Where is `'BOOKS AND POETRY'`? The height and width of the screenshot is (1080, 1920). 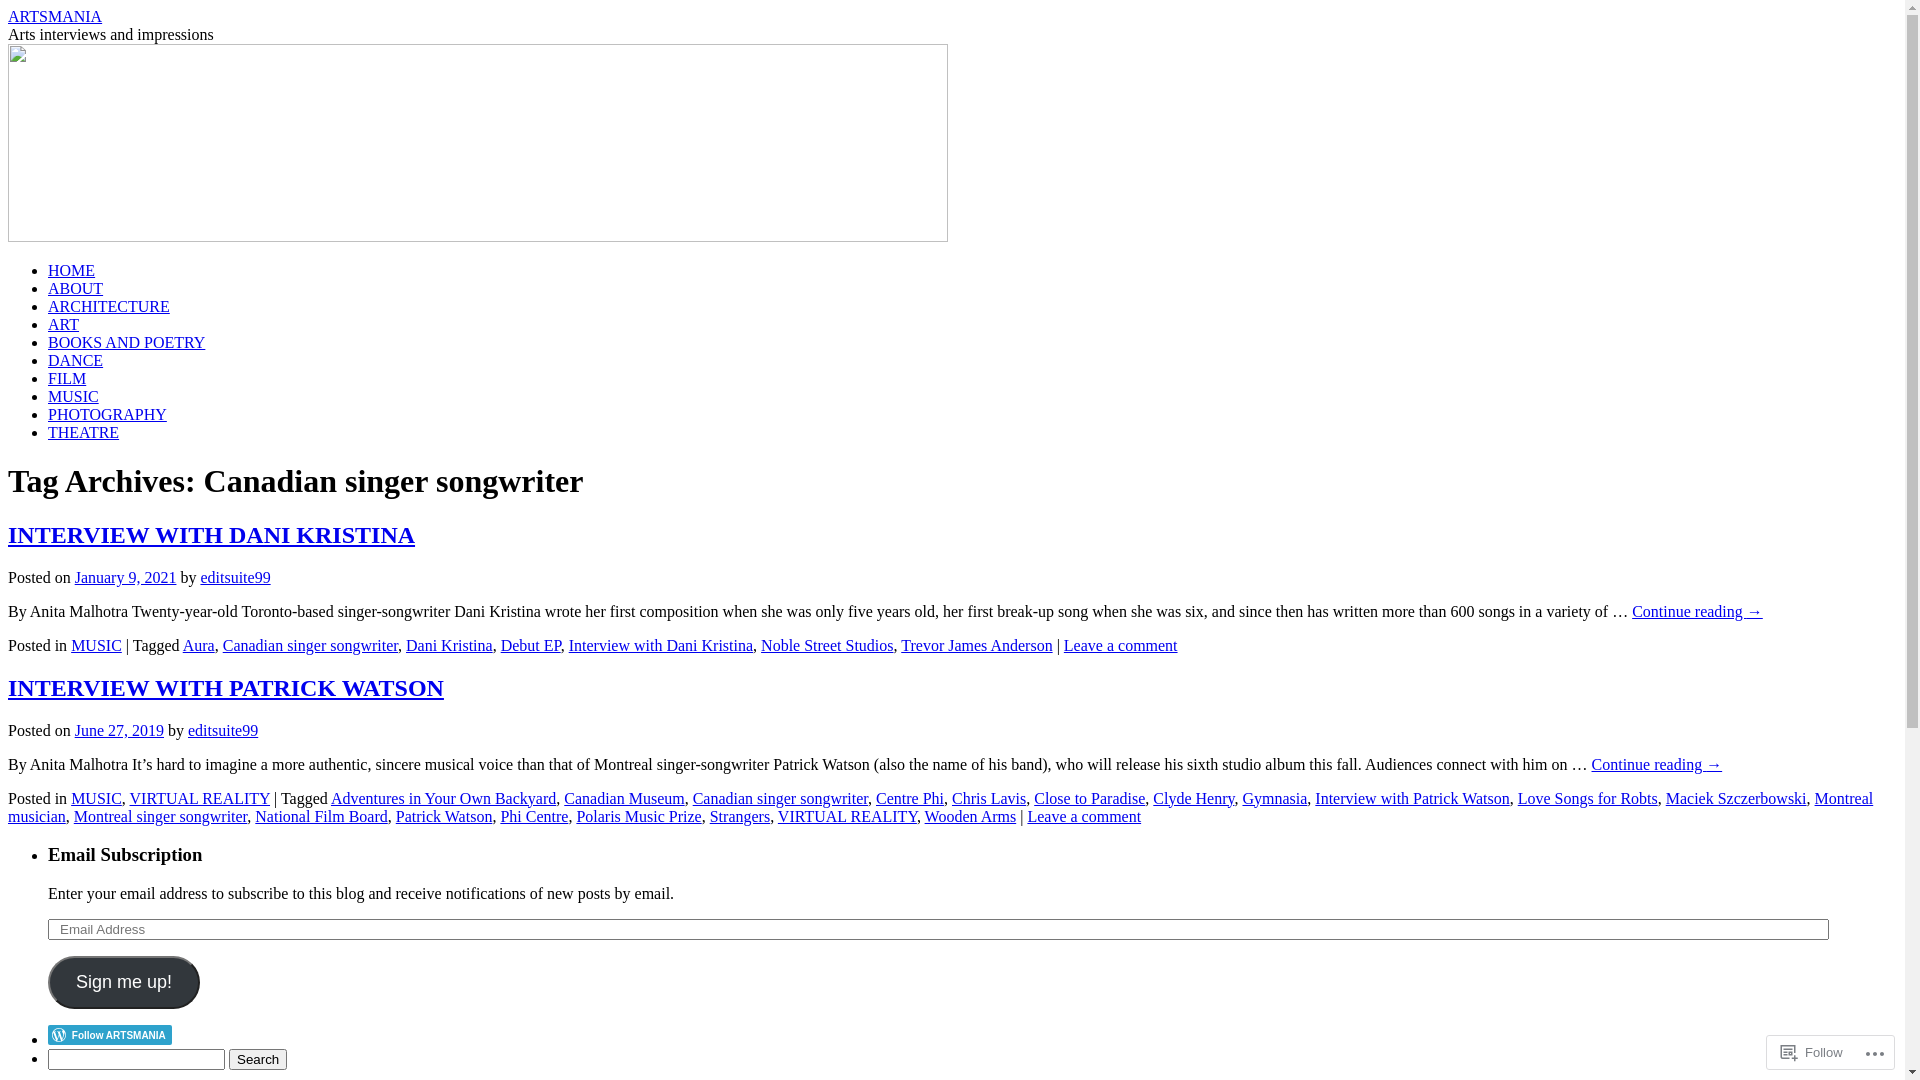 'BOOKS AND POETRY' is located at coordinates (48, 341).